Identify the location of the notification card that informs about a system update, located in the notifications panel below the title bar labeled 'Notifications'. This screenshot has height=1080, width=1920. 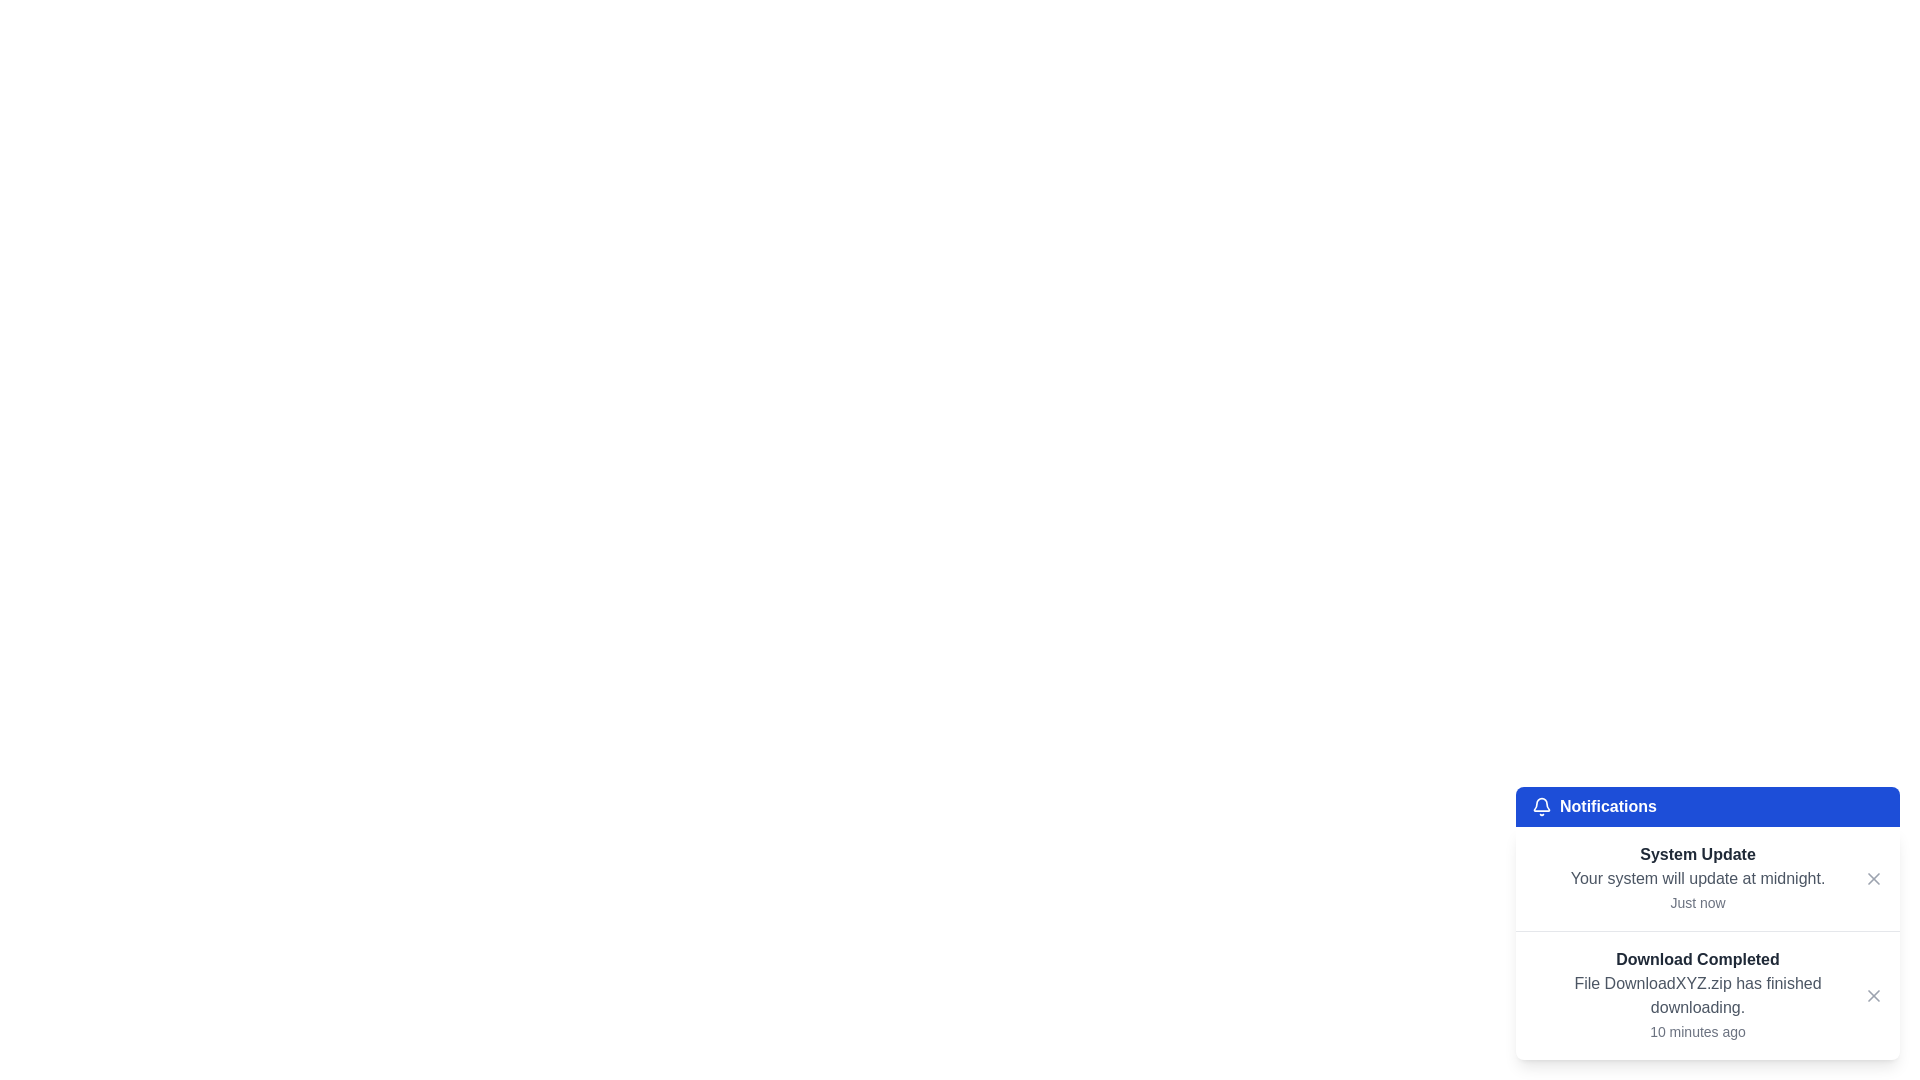
(1707, 878).